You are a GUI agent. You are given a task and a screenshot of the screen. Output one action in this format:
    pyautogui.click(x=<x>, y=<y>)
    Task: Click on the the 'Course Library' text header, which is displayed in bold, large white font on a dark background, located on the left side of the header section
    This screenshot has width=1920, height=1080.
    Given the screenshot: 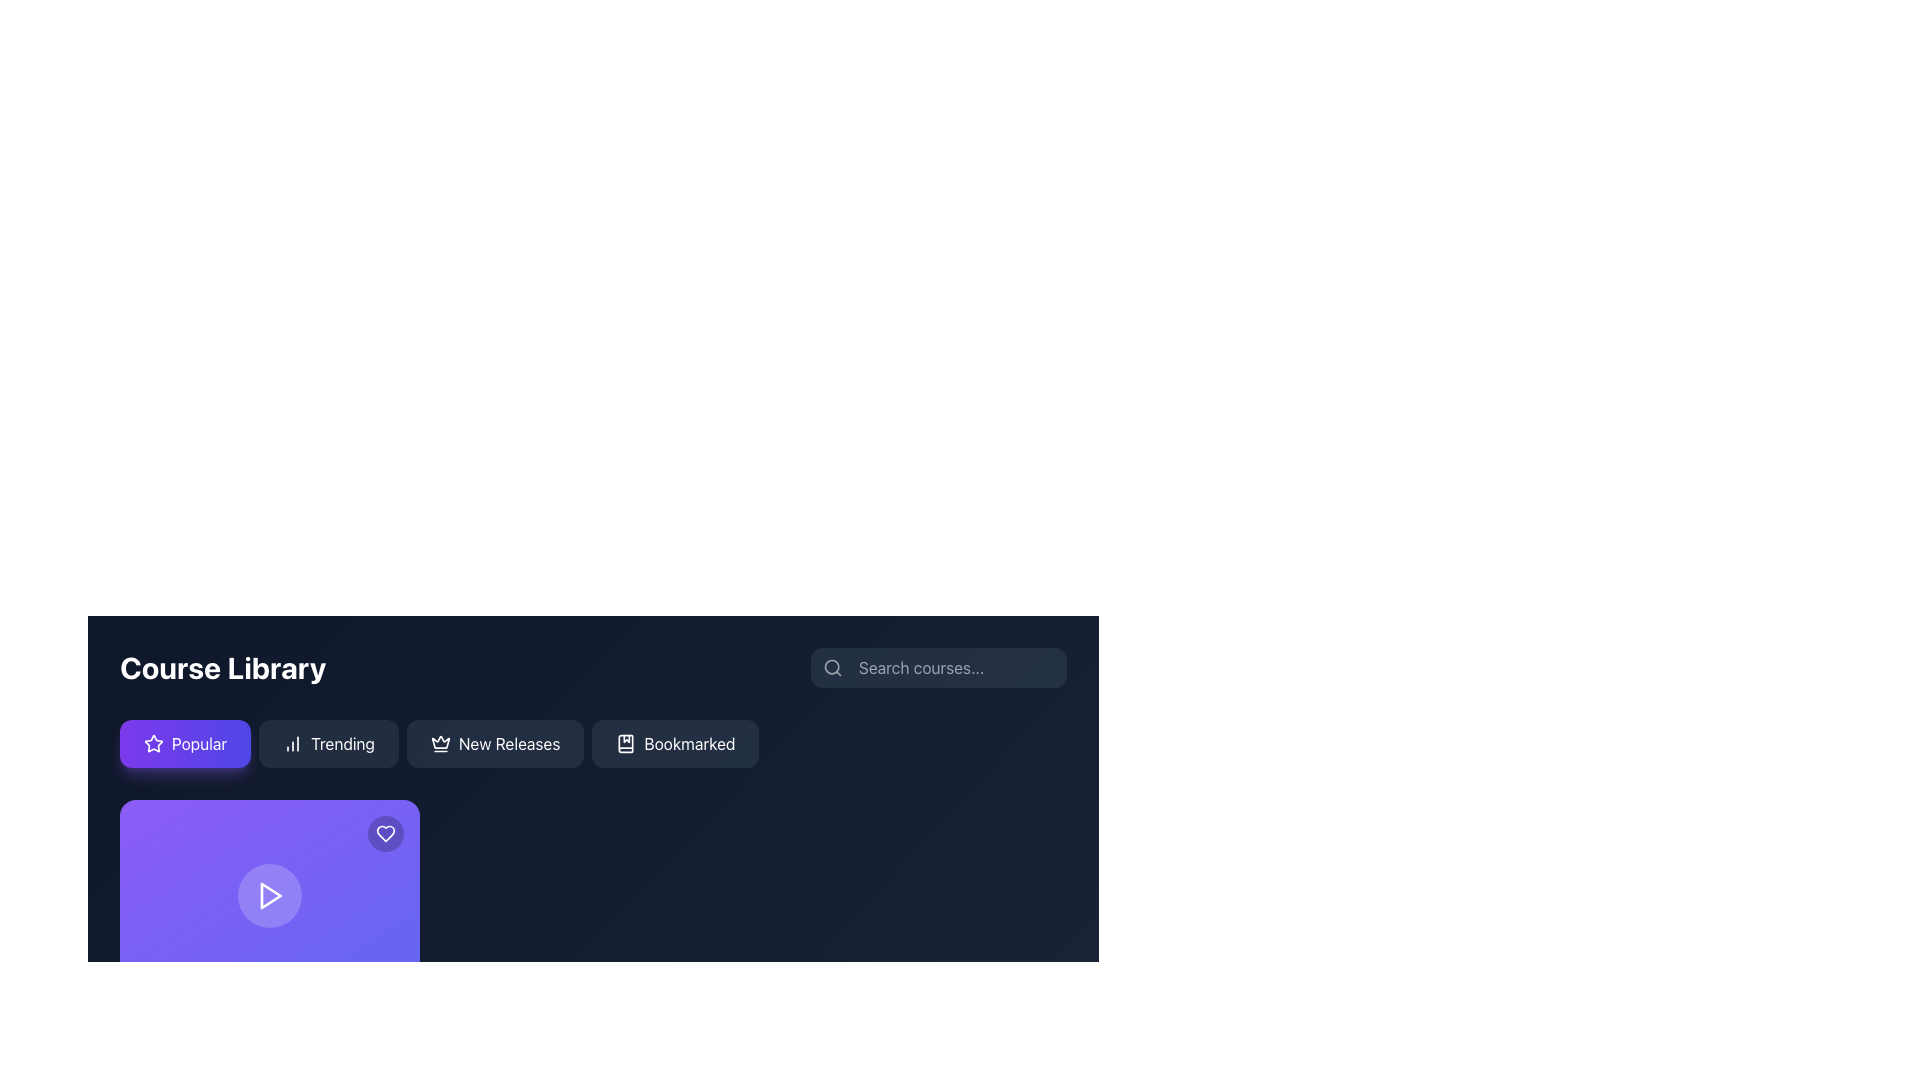 What is the action you would take?
    pyautogui.click(x=223, y=667)
    